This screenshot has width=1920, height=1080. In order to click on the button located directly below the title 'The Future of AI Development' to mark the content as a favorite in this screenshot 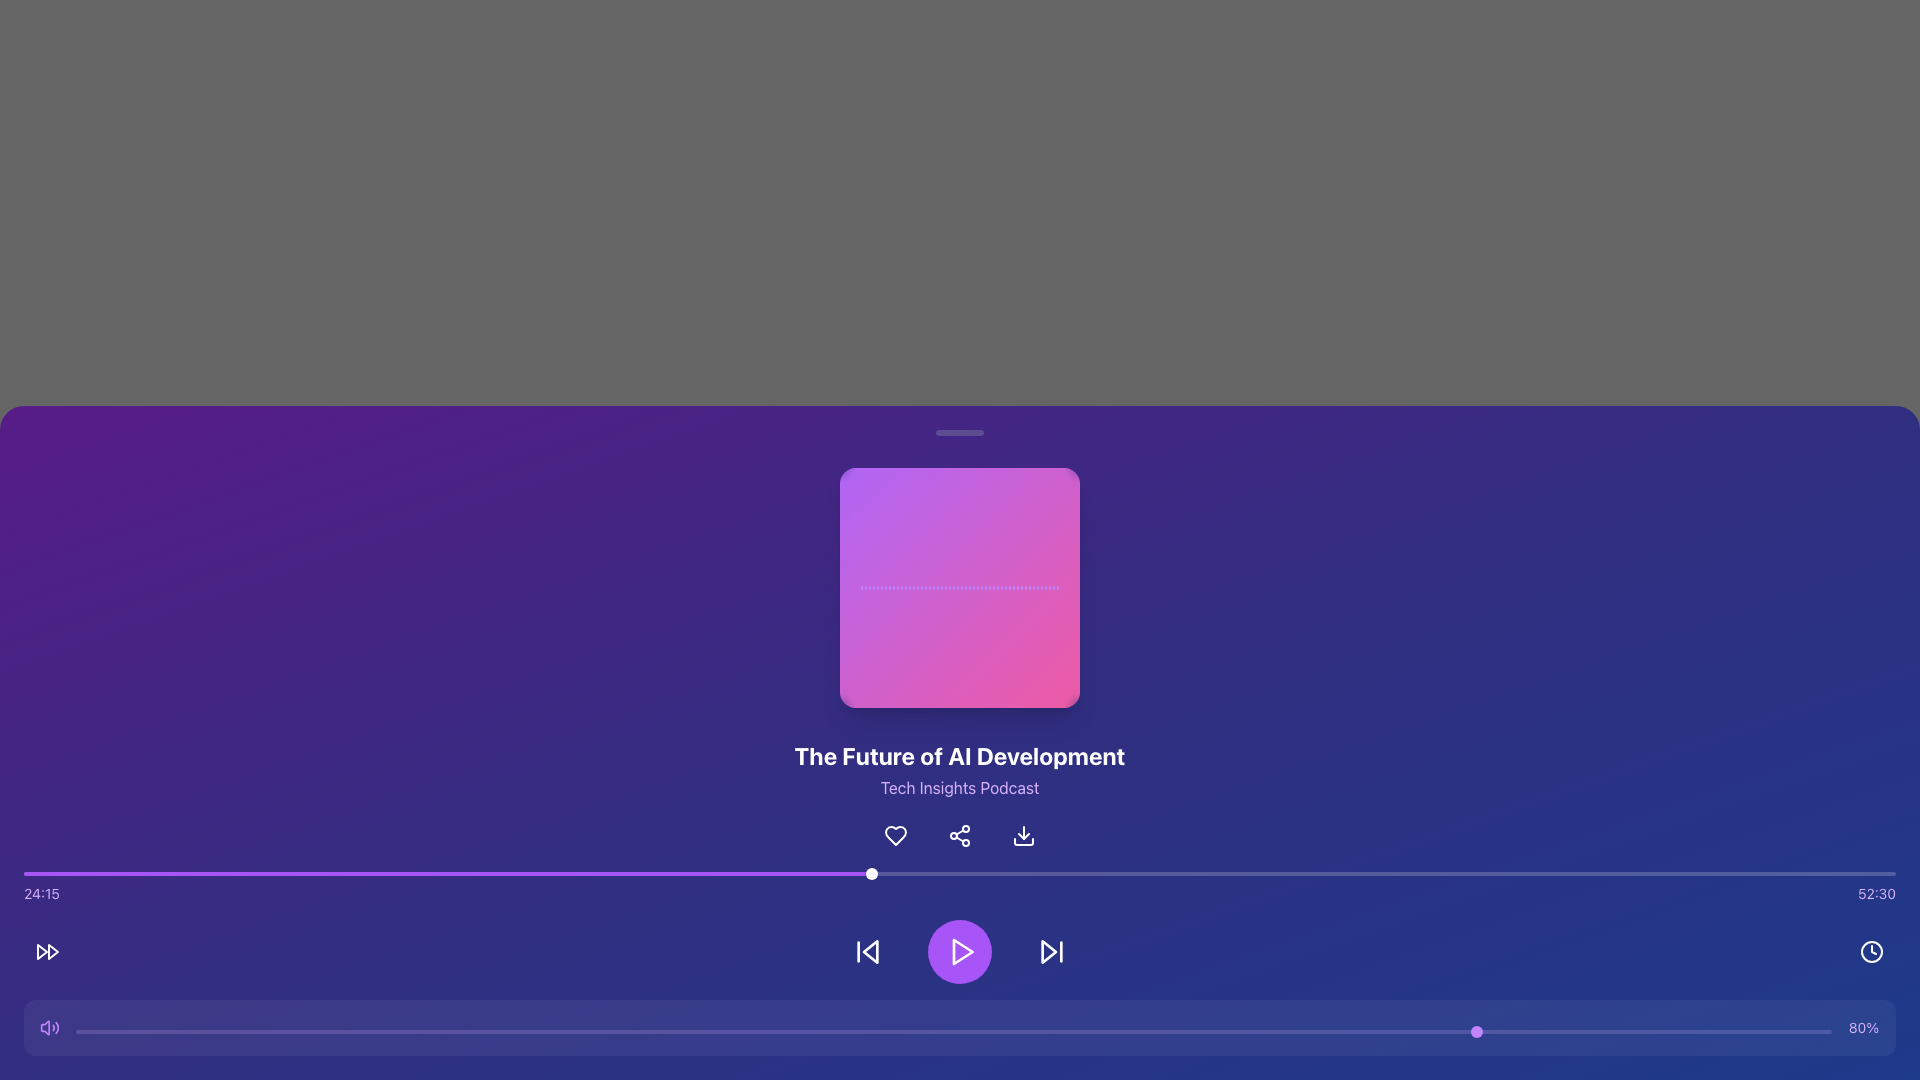, I will do `click(895, 836)`.